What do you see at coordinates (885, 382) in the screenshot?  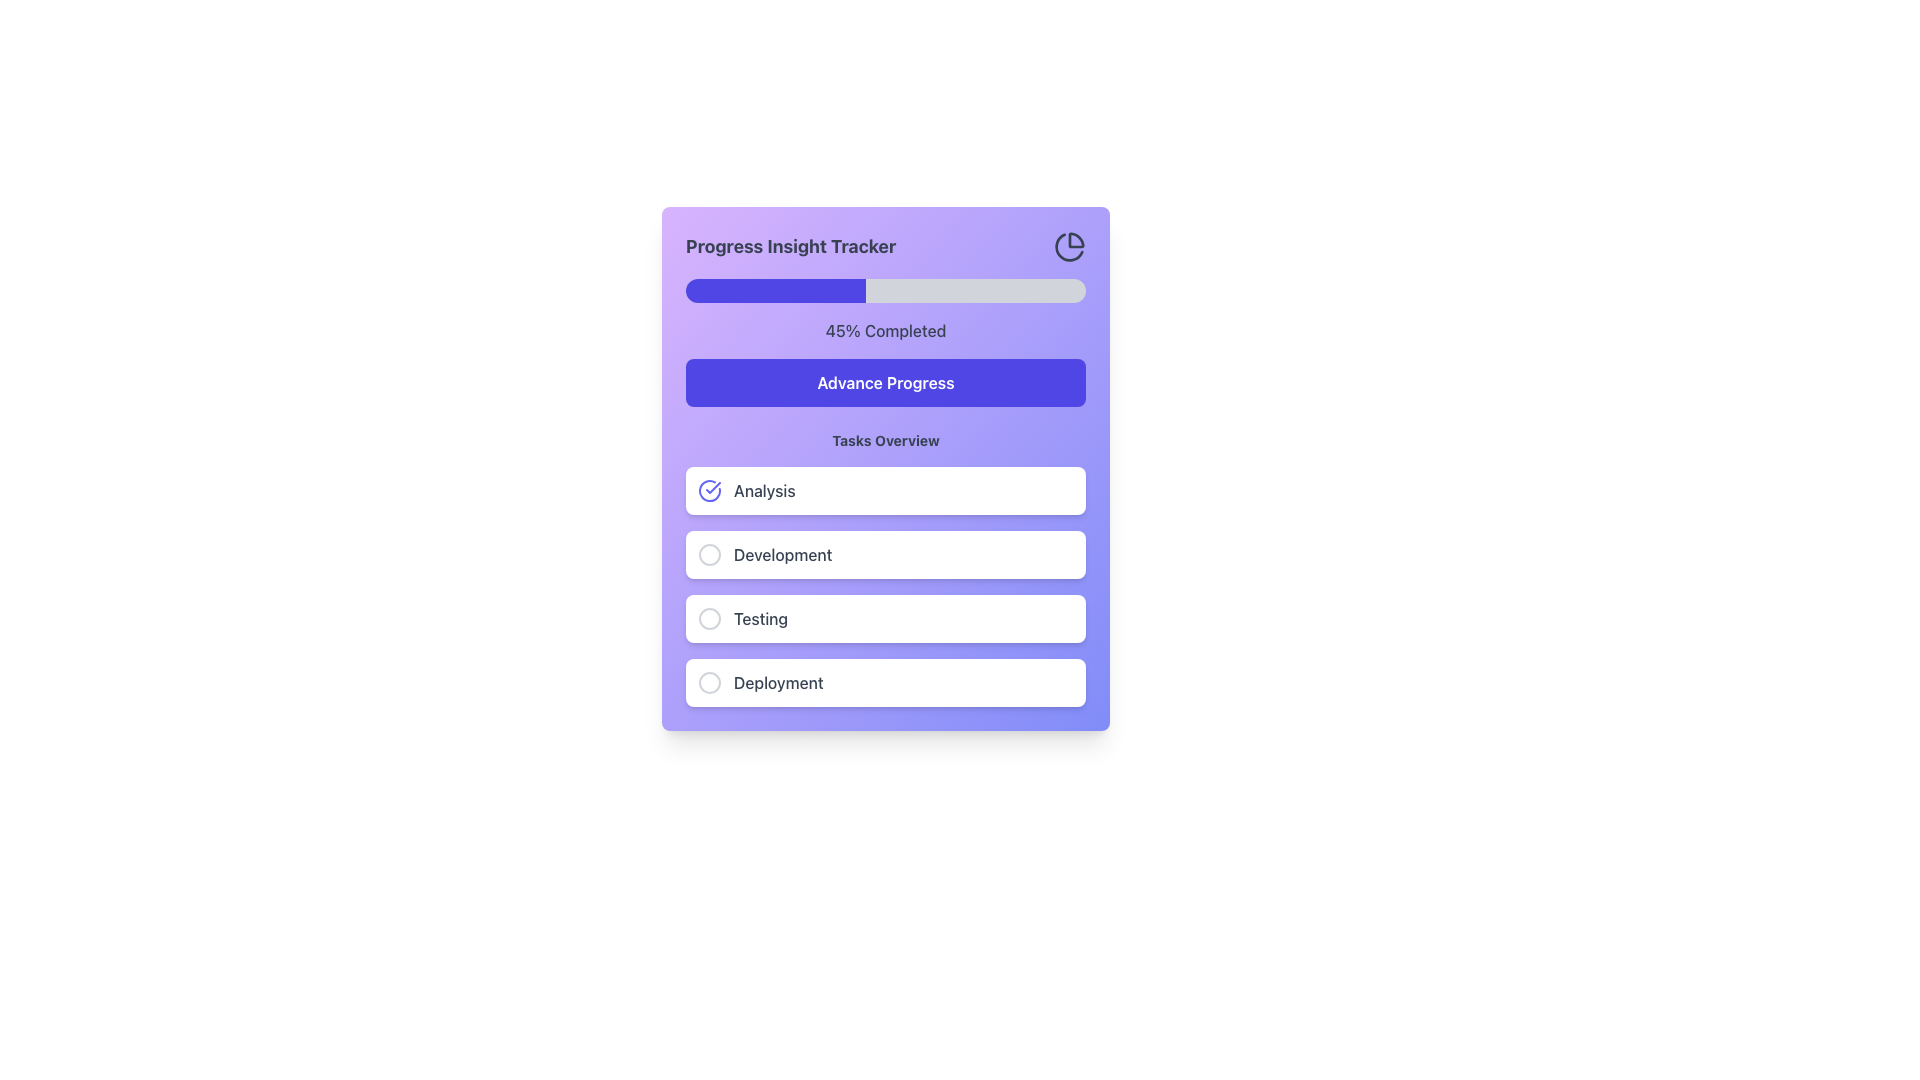 I see `the button located in the 'Progress Insight Tracker' card below the progress bar and the '45% Completed' label` at bounding box center [885, 382].